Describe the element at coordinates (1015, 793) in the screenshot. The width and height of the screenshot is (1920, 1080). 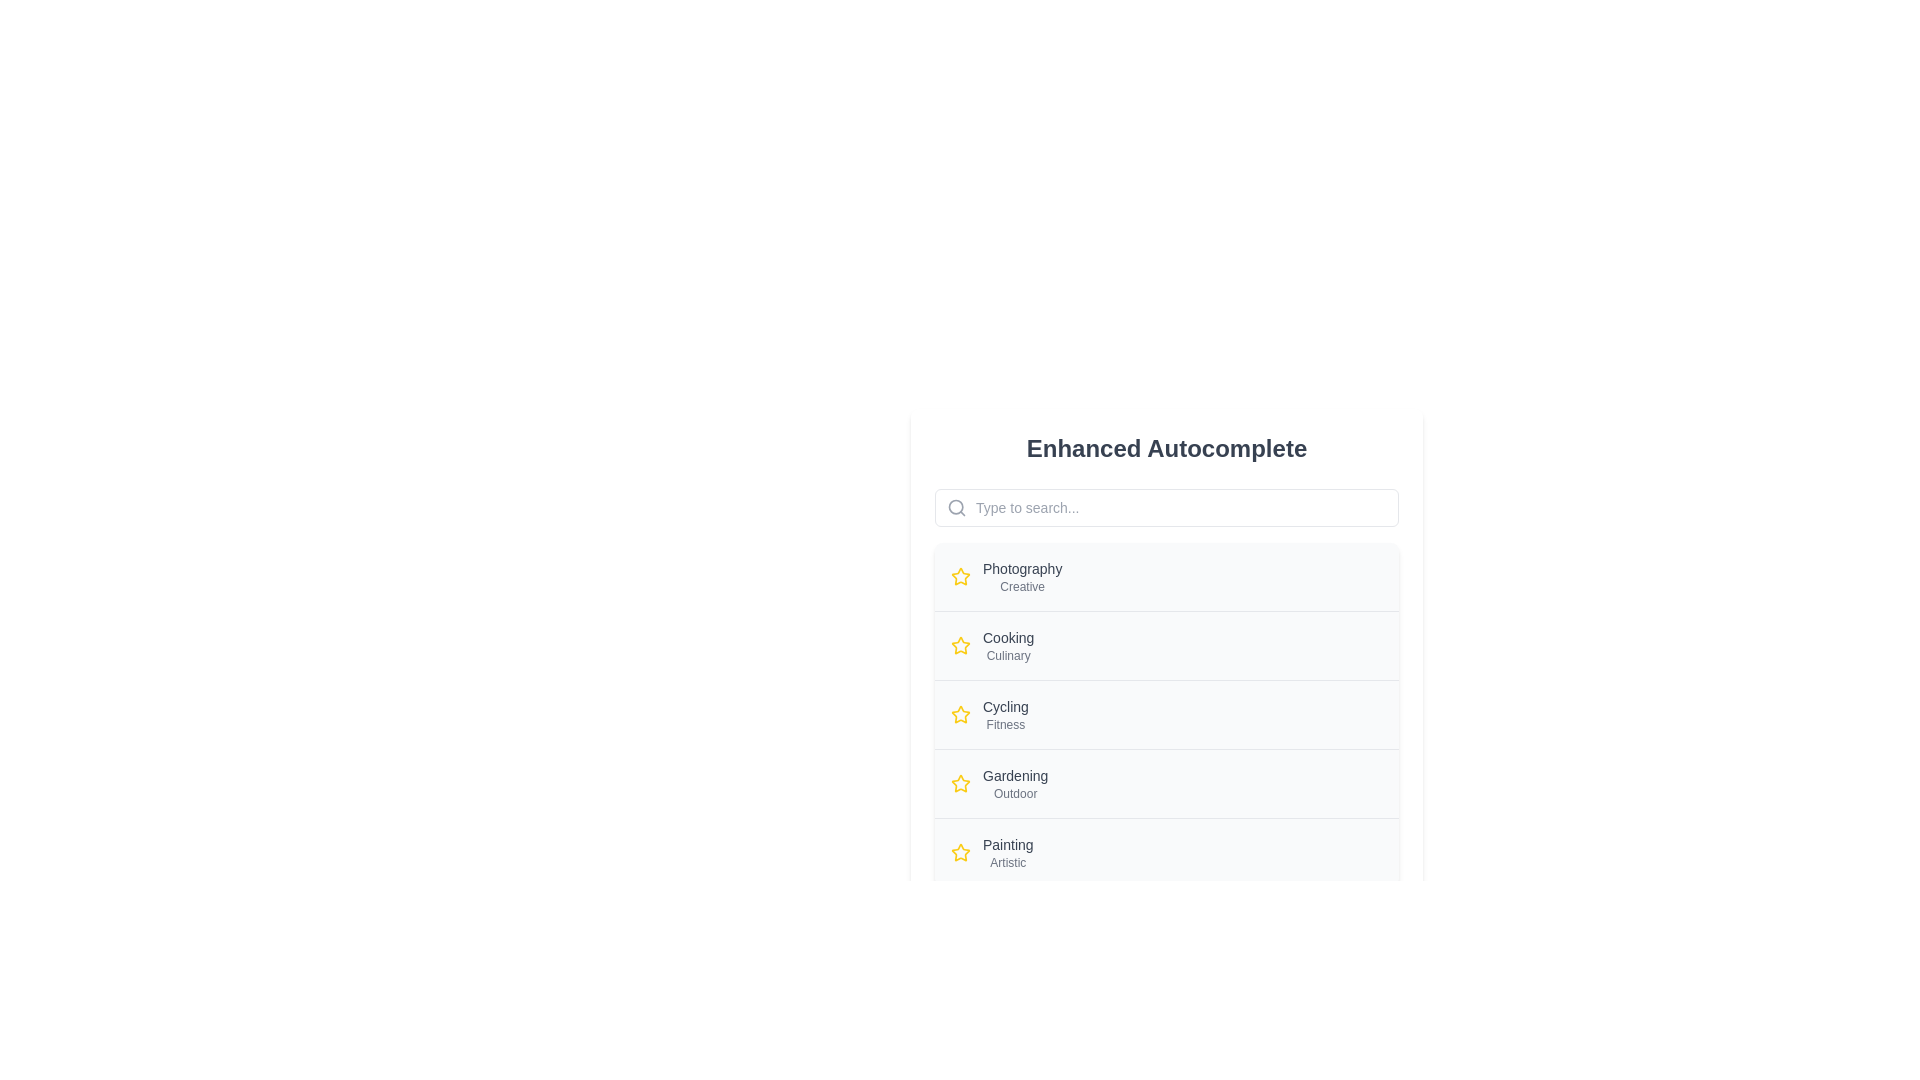
I see `the descriptive label for the 'Gardening' option, which is positioned directly beneath the 'Gardening' text in the vertical list` at that location.